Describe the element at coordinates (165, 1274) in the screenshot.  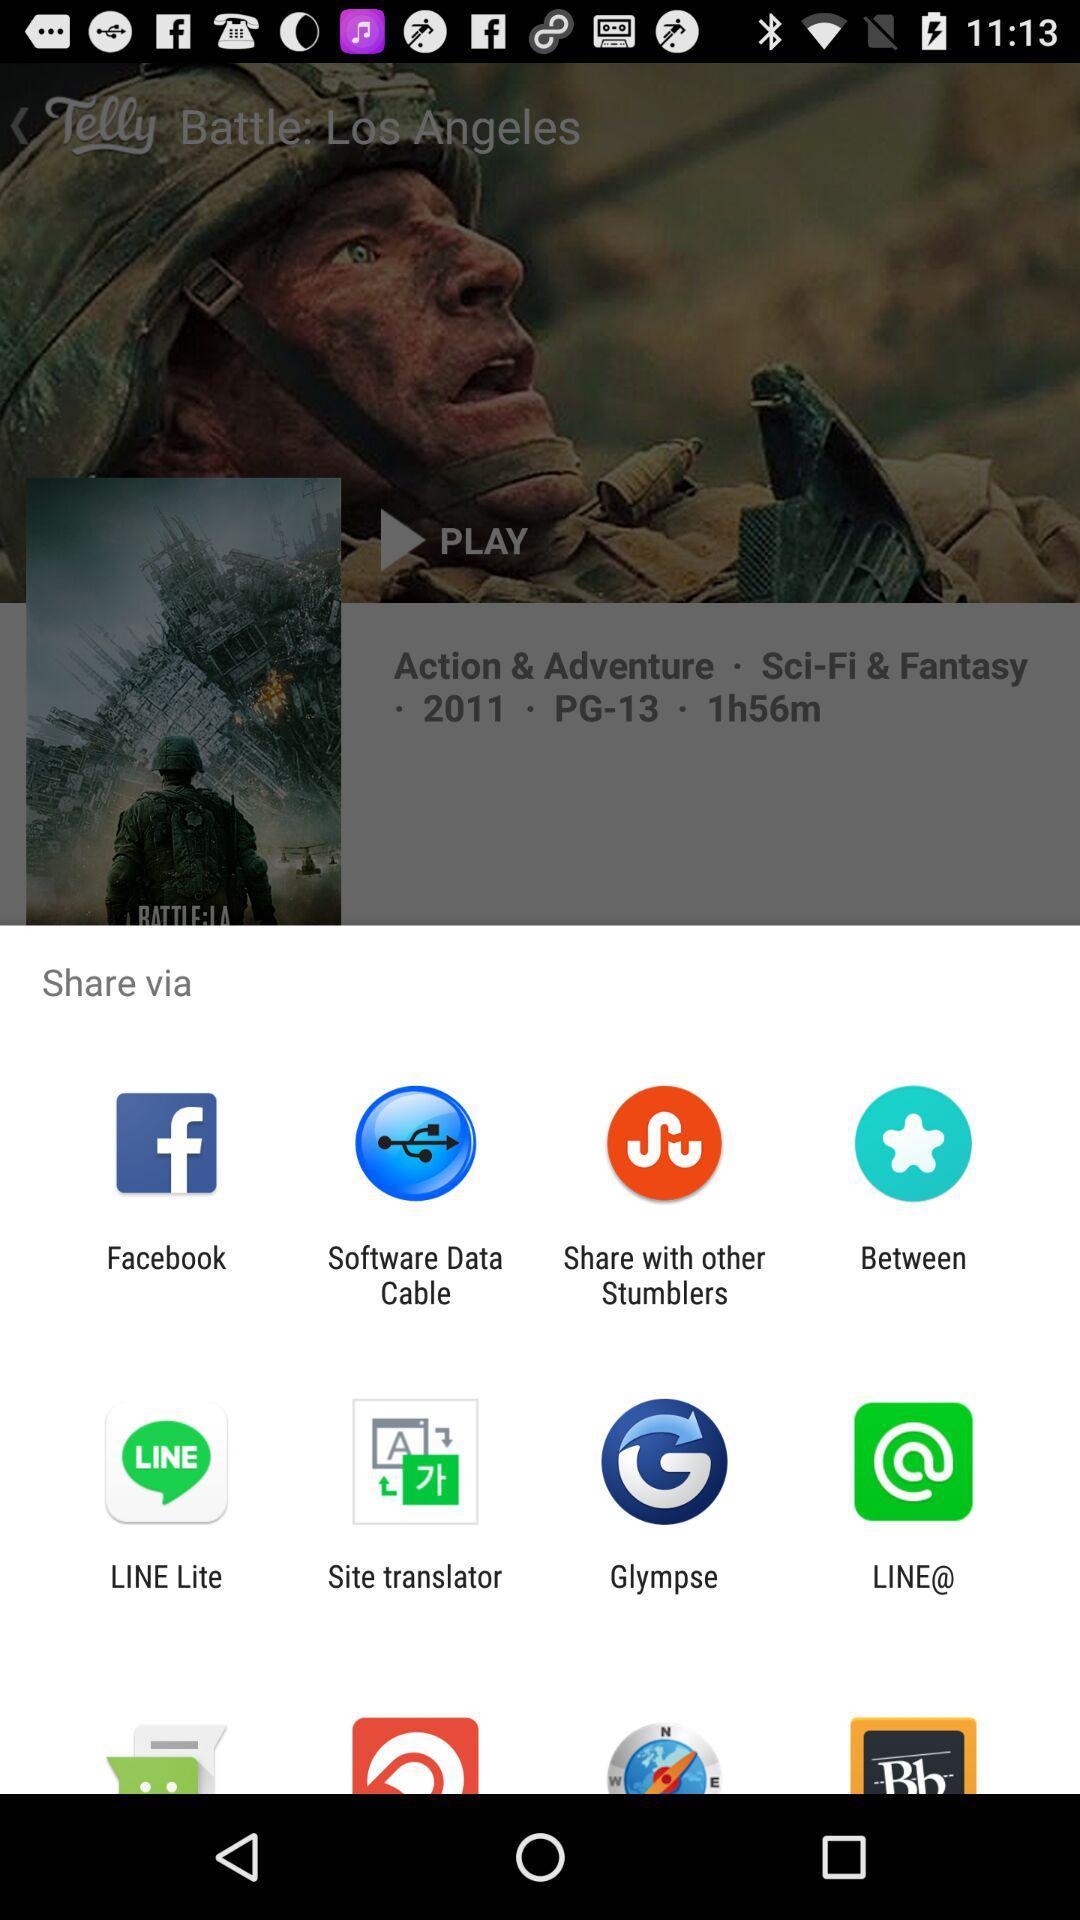
I see `the facebook app` at that location.